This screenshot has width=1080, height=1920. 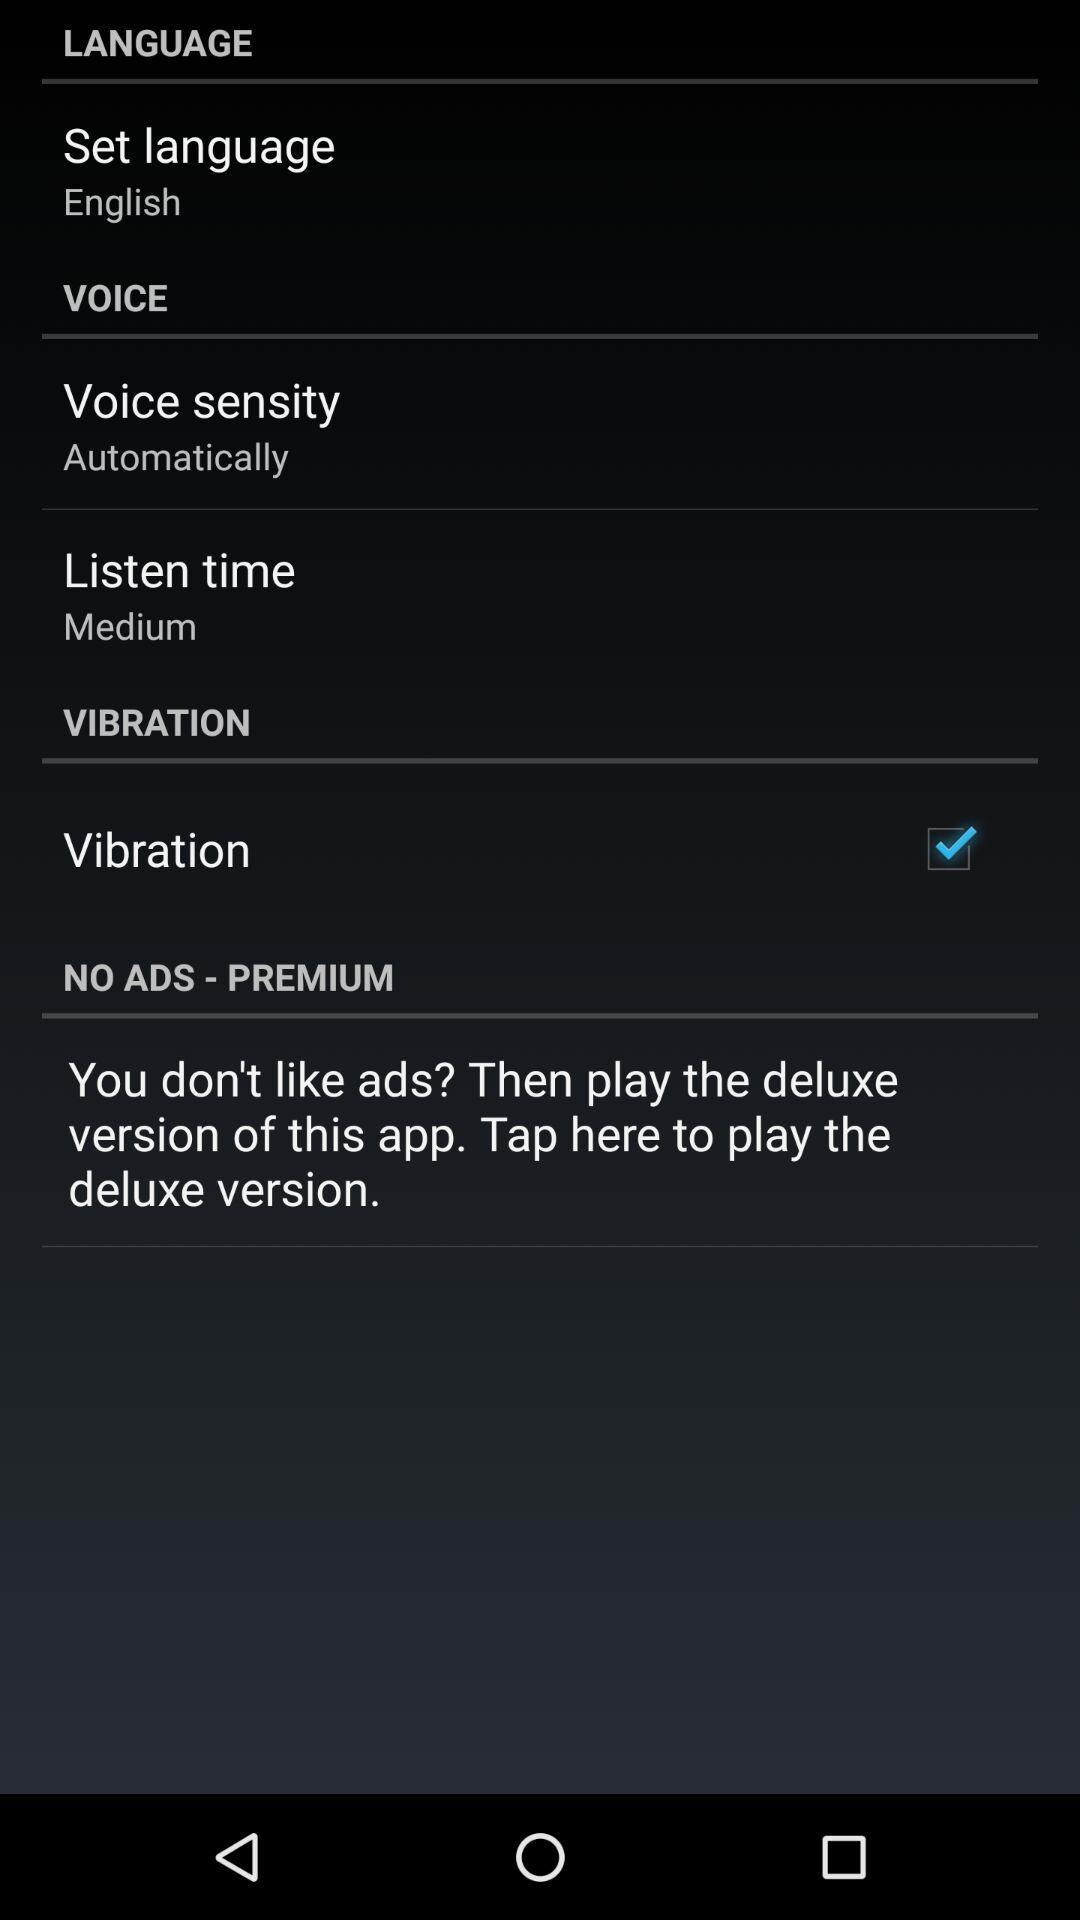 What do you see at coordinates (201, 399) in the screenshot?
I see `voice sensity` at bounding box center [201, 399].